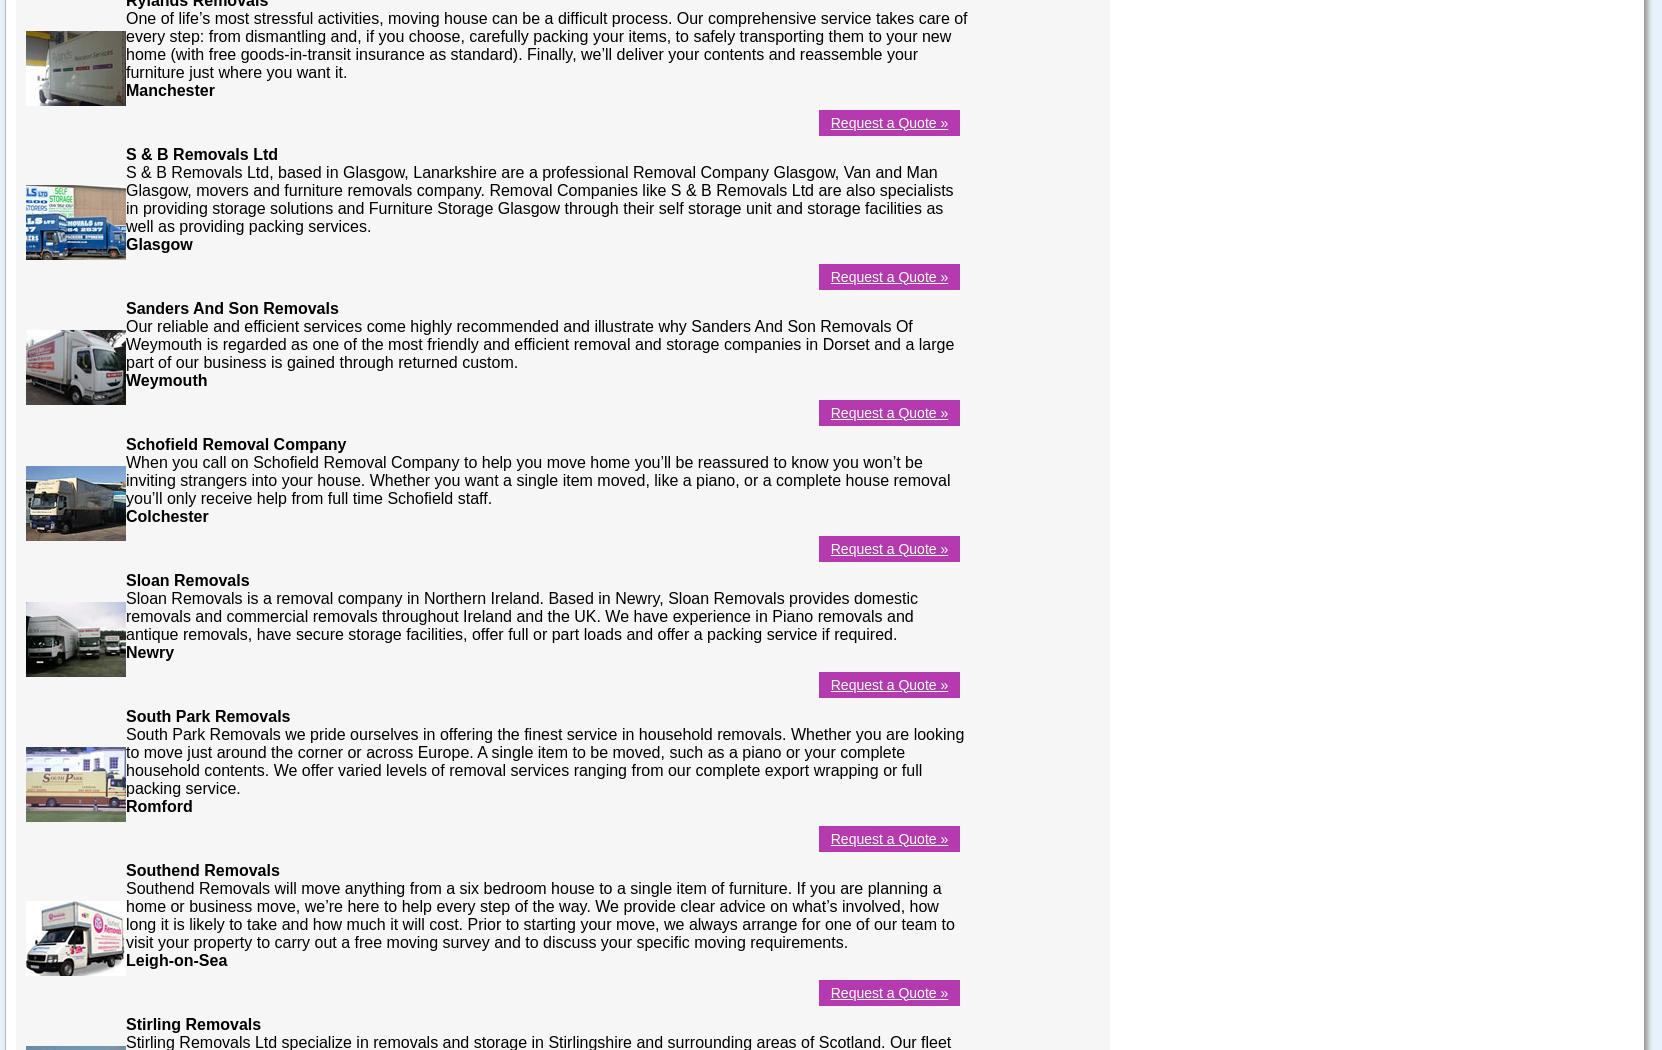 This screenshot has height=1050, width=1662. I want to click on 'South Park Removals we pride ourselves in offering the finest service in household removals.
Whether you are looking to move just around the corner or across Europe.

A single item to be moved, such as a piano or your complete household contents.
We offer varied levels of removal services ranging from our complete export wrapping or full packing service.', so click(543, 760).